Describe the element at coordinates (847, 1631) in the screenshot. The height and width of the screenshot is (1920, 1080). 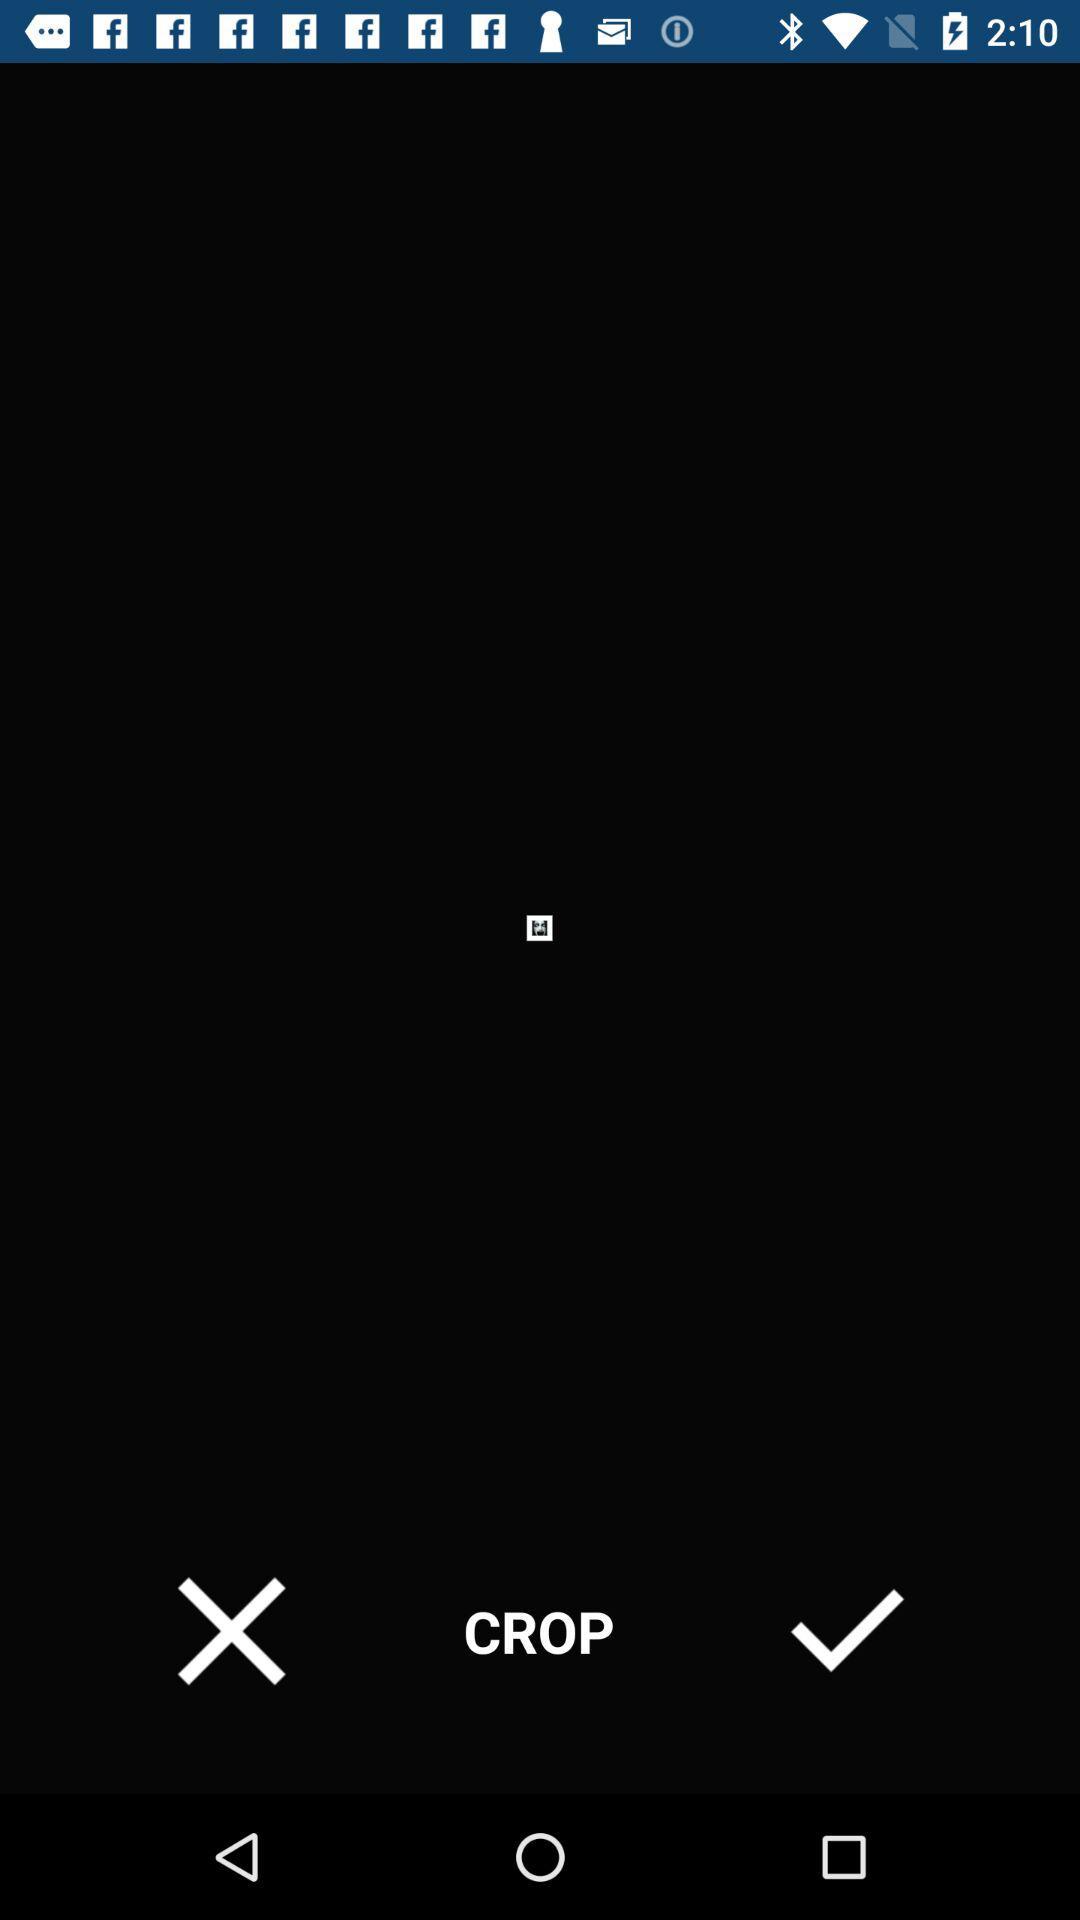
I see `the icon at the bottom right corner` at that location.